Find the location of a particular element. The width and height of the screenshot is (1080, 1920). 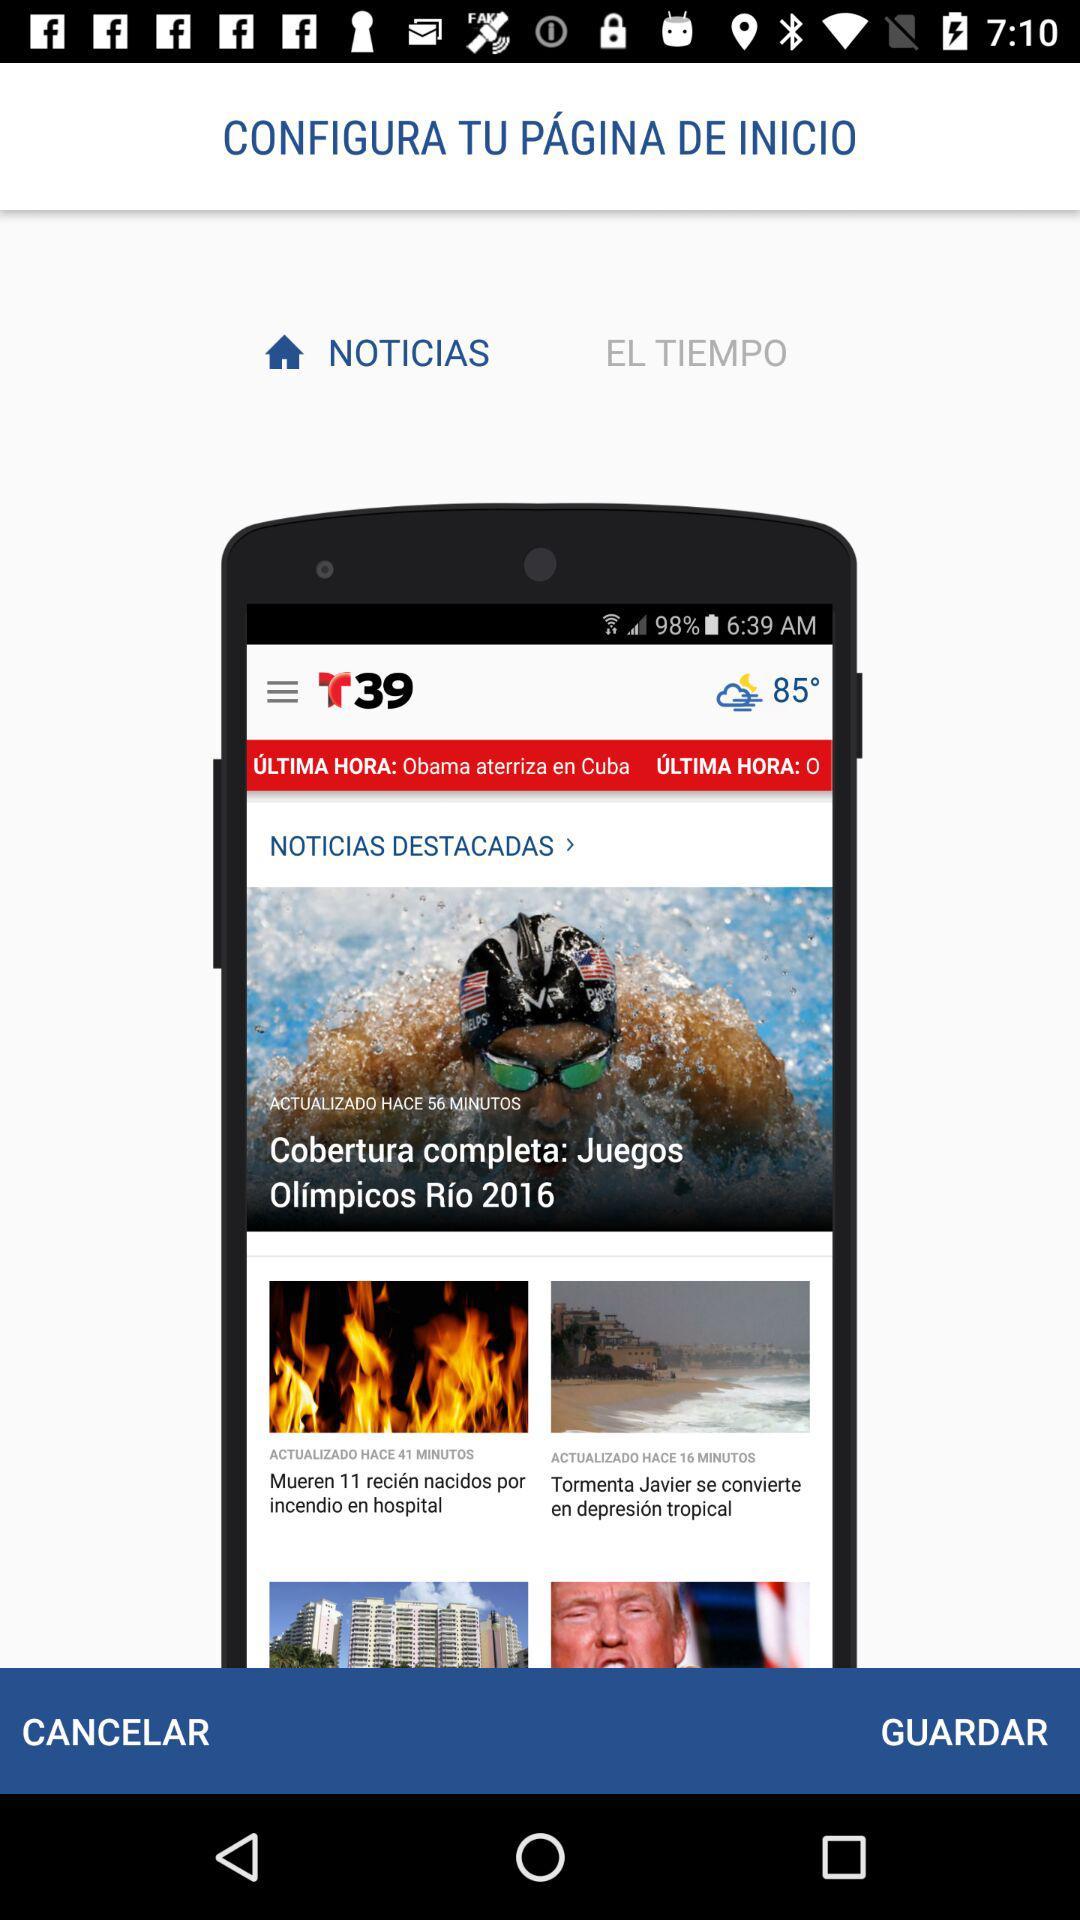

icon to the left of guardar is located at coordinates (115, 1730).